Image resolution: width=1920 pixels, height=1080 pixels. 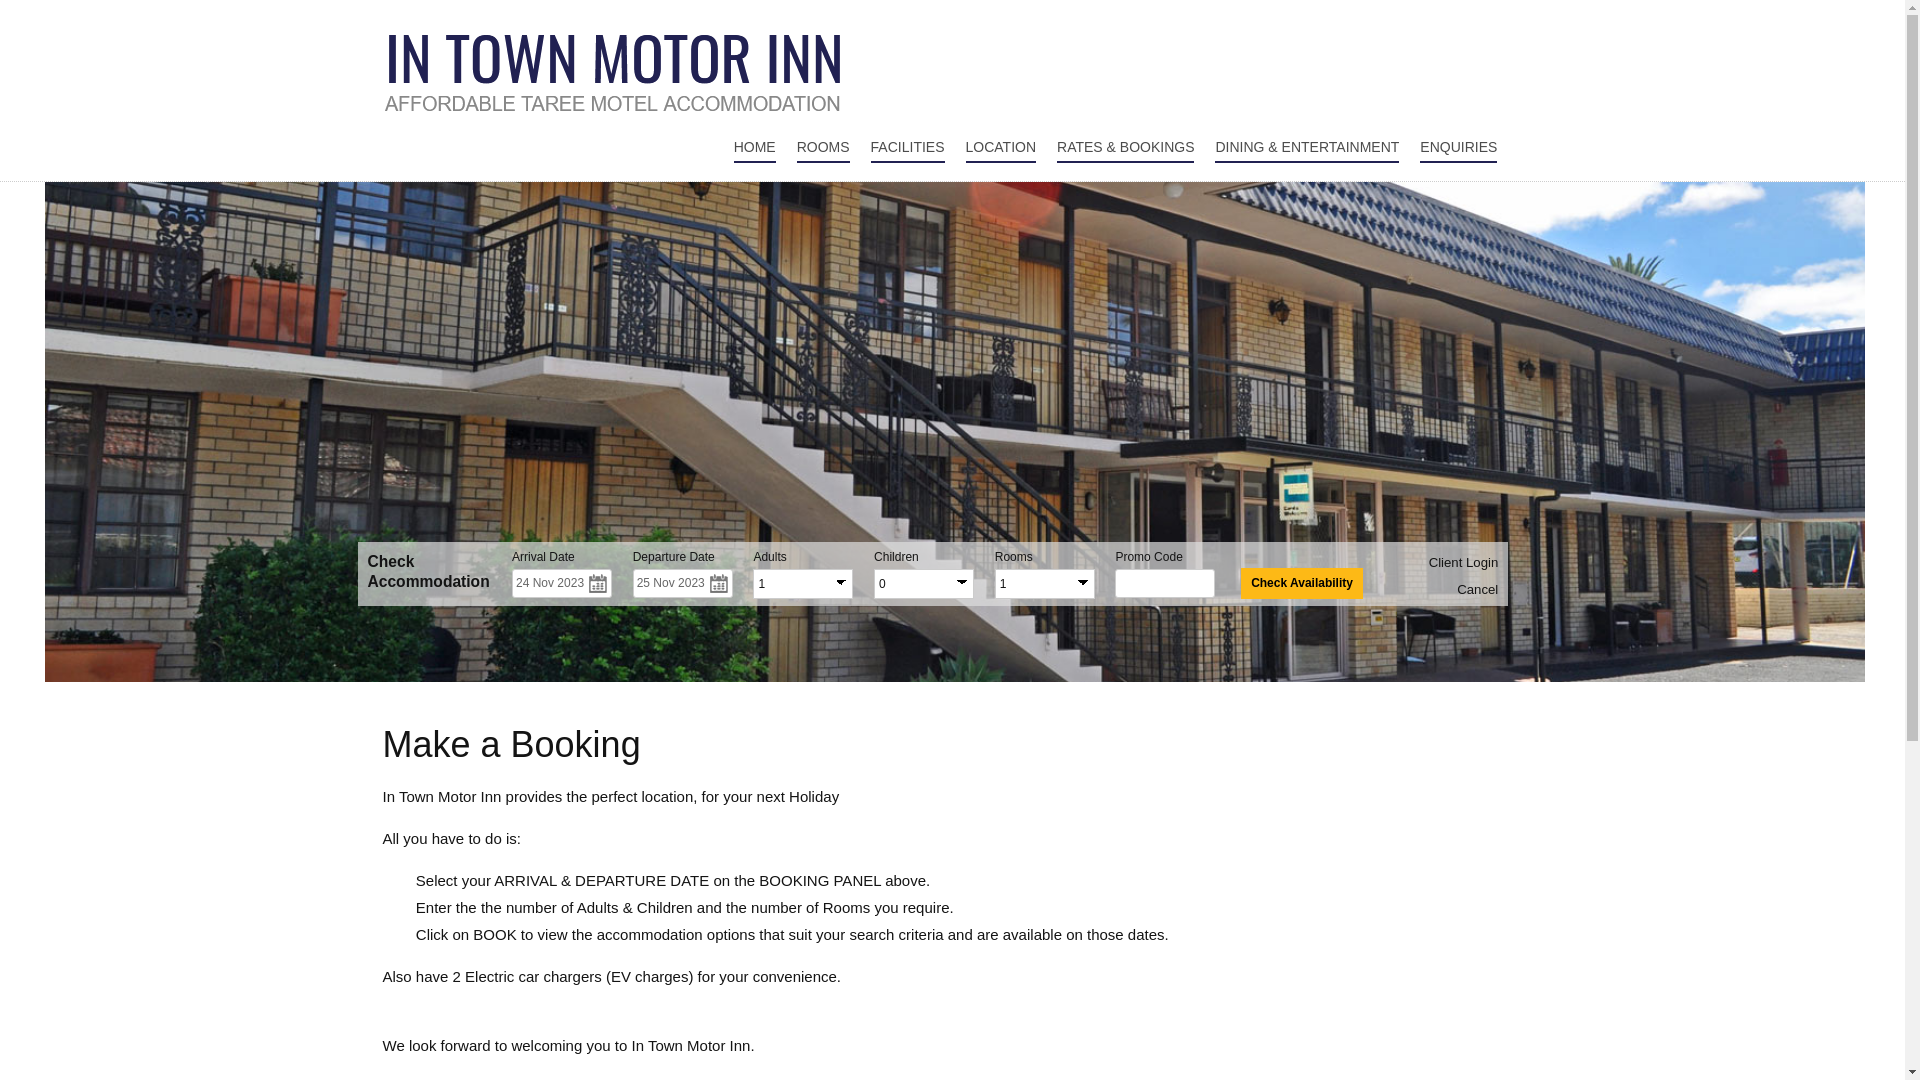 What do you see at coordinates (906, 147) in the screenshot?
I see `'FACILITIES'` at bounding box center [906, 147].